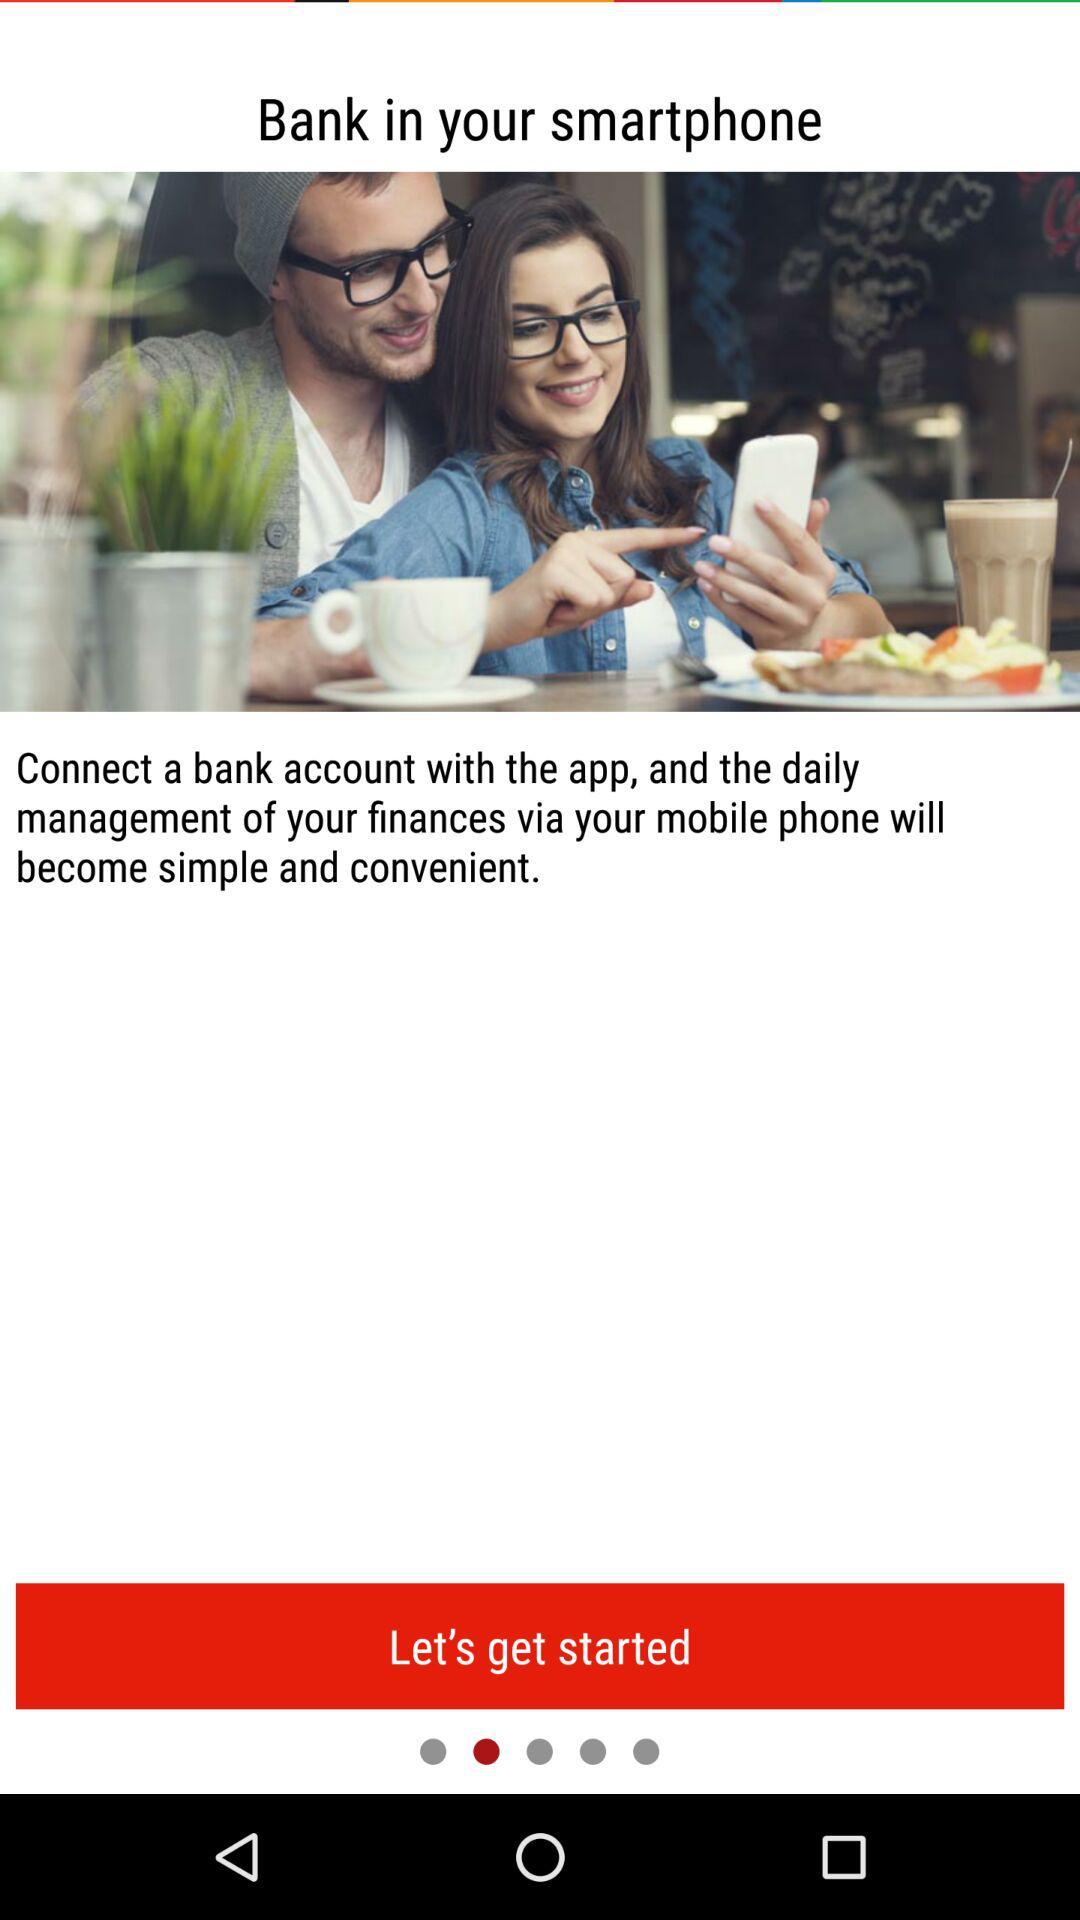 The height and width of the screenshot is (1920, 1080). I want to click on next page, so click(538, 1750).